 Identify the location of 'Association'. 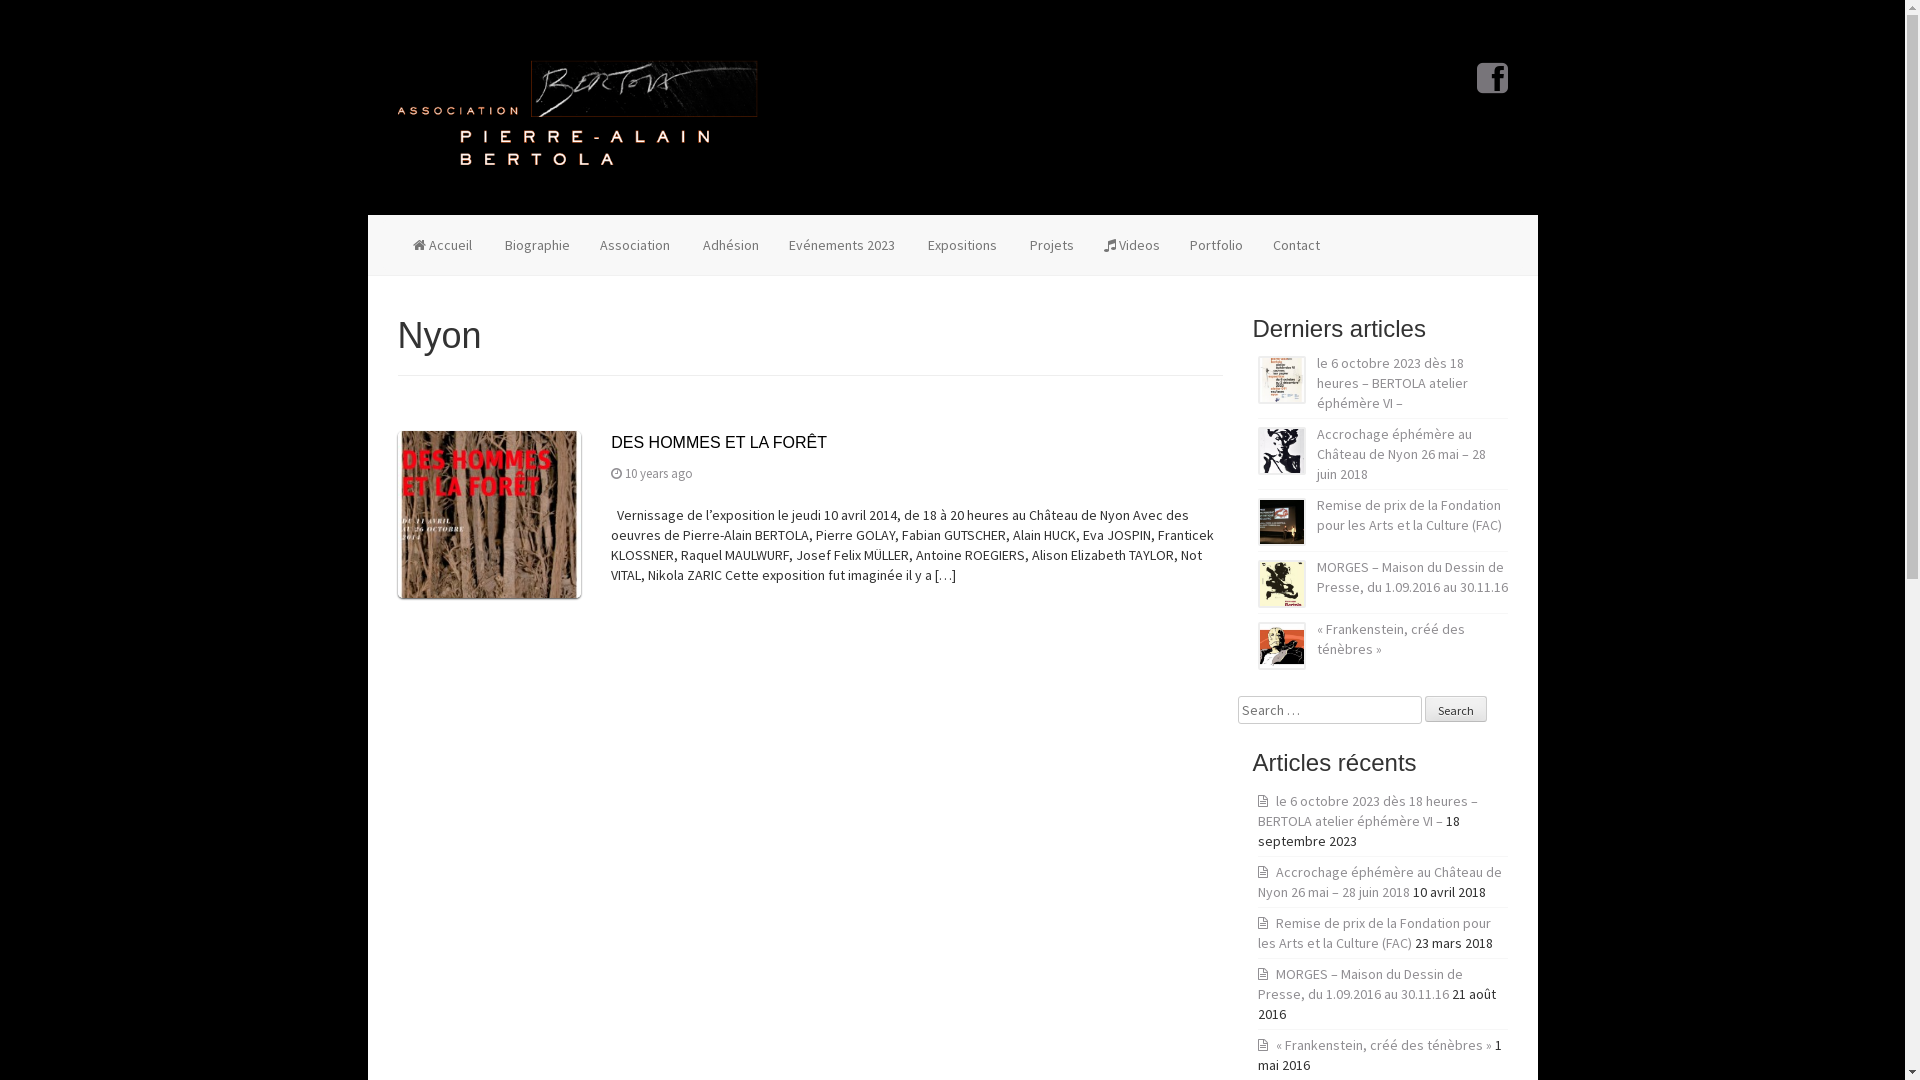
(632, 244).